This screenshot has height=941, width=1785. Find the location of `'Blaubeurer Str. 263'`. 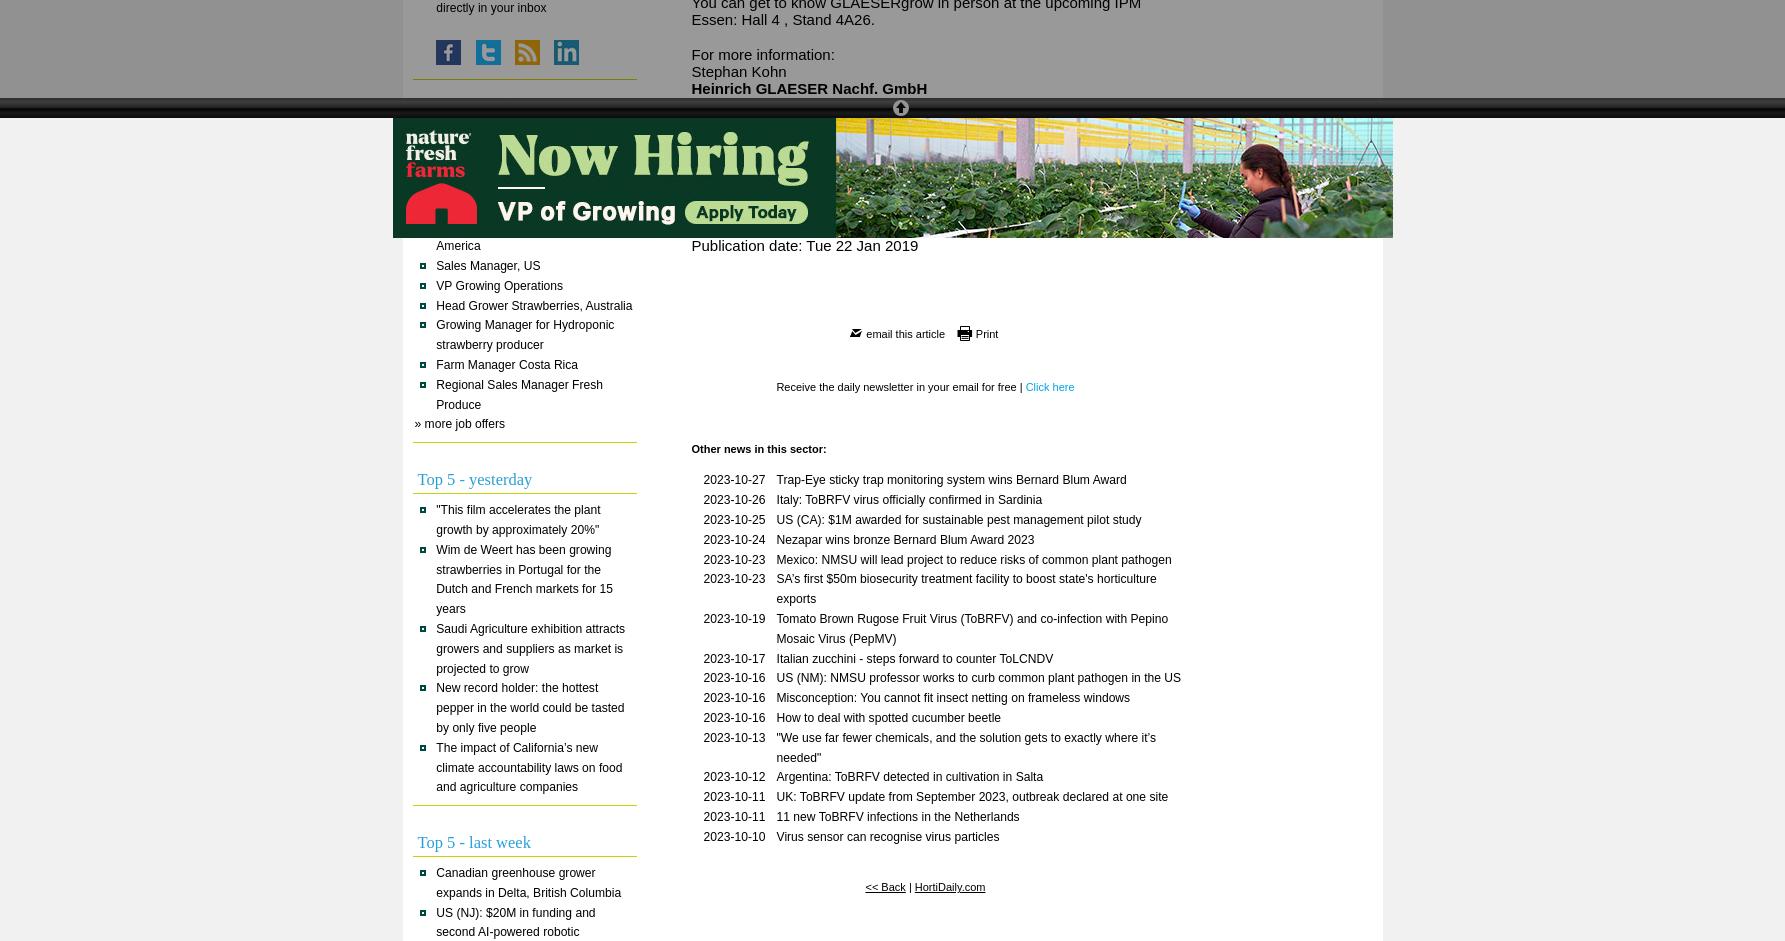

'Blaubeurer Str. 263' is located at coordinates (754, 105).